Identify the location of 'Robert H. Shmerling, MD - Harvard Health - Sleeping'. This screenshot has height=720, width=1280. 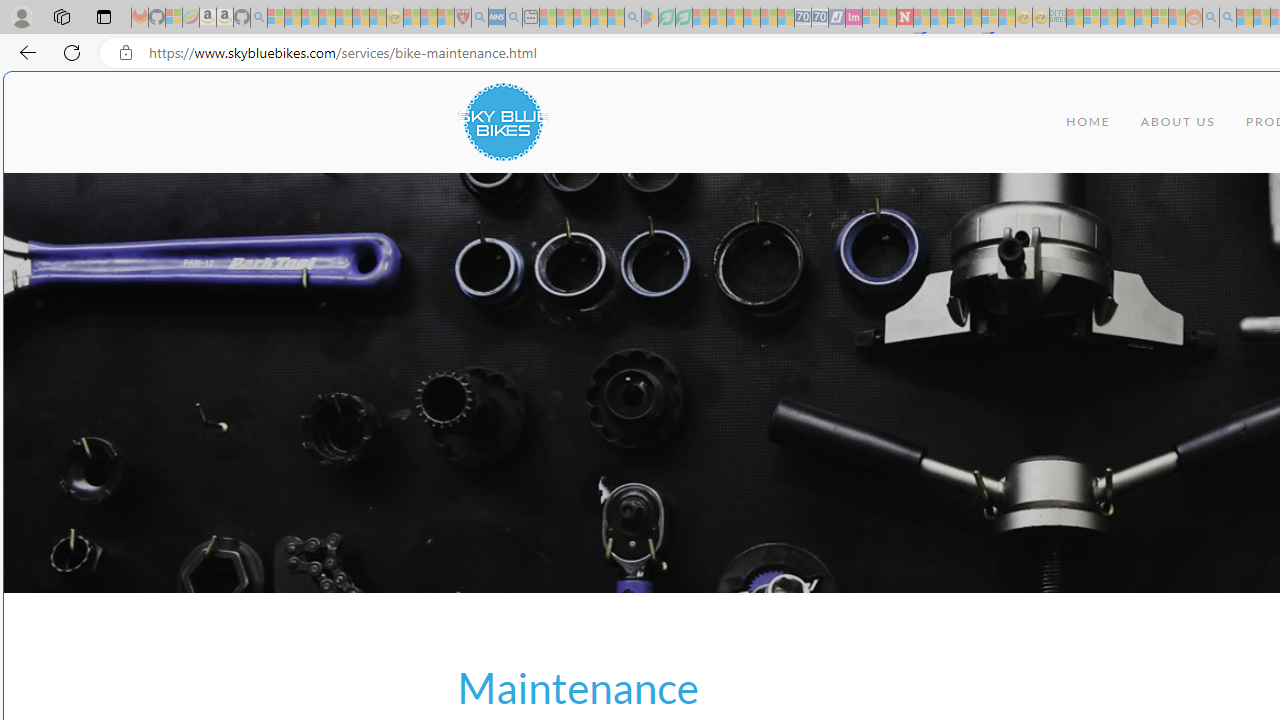
(461, 17).